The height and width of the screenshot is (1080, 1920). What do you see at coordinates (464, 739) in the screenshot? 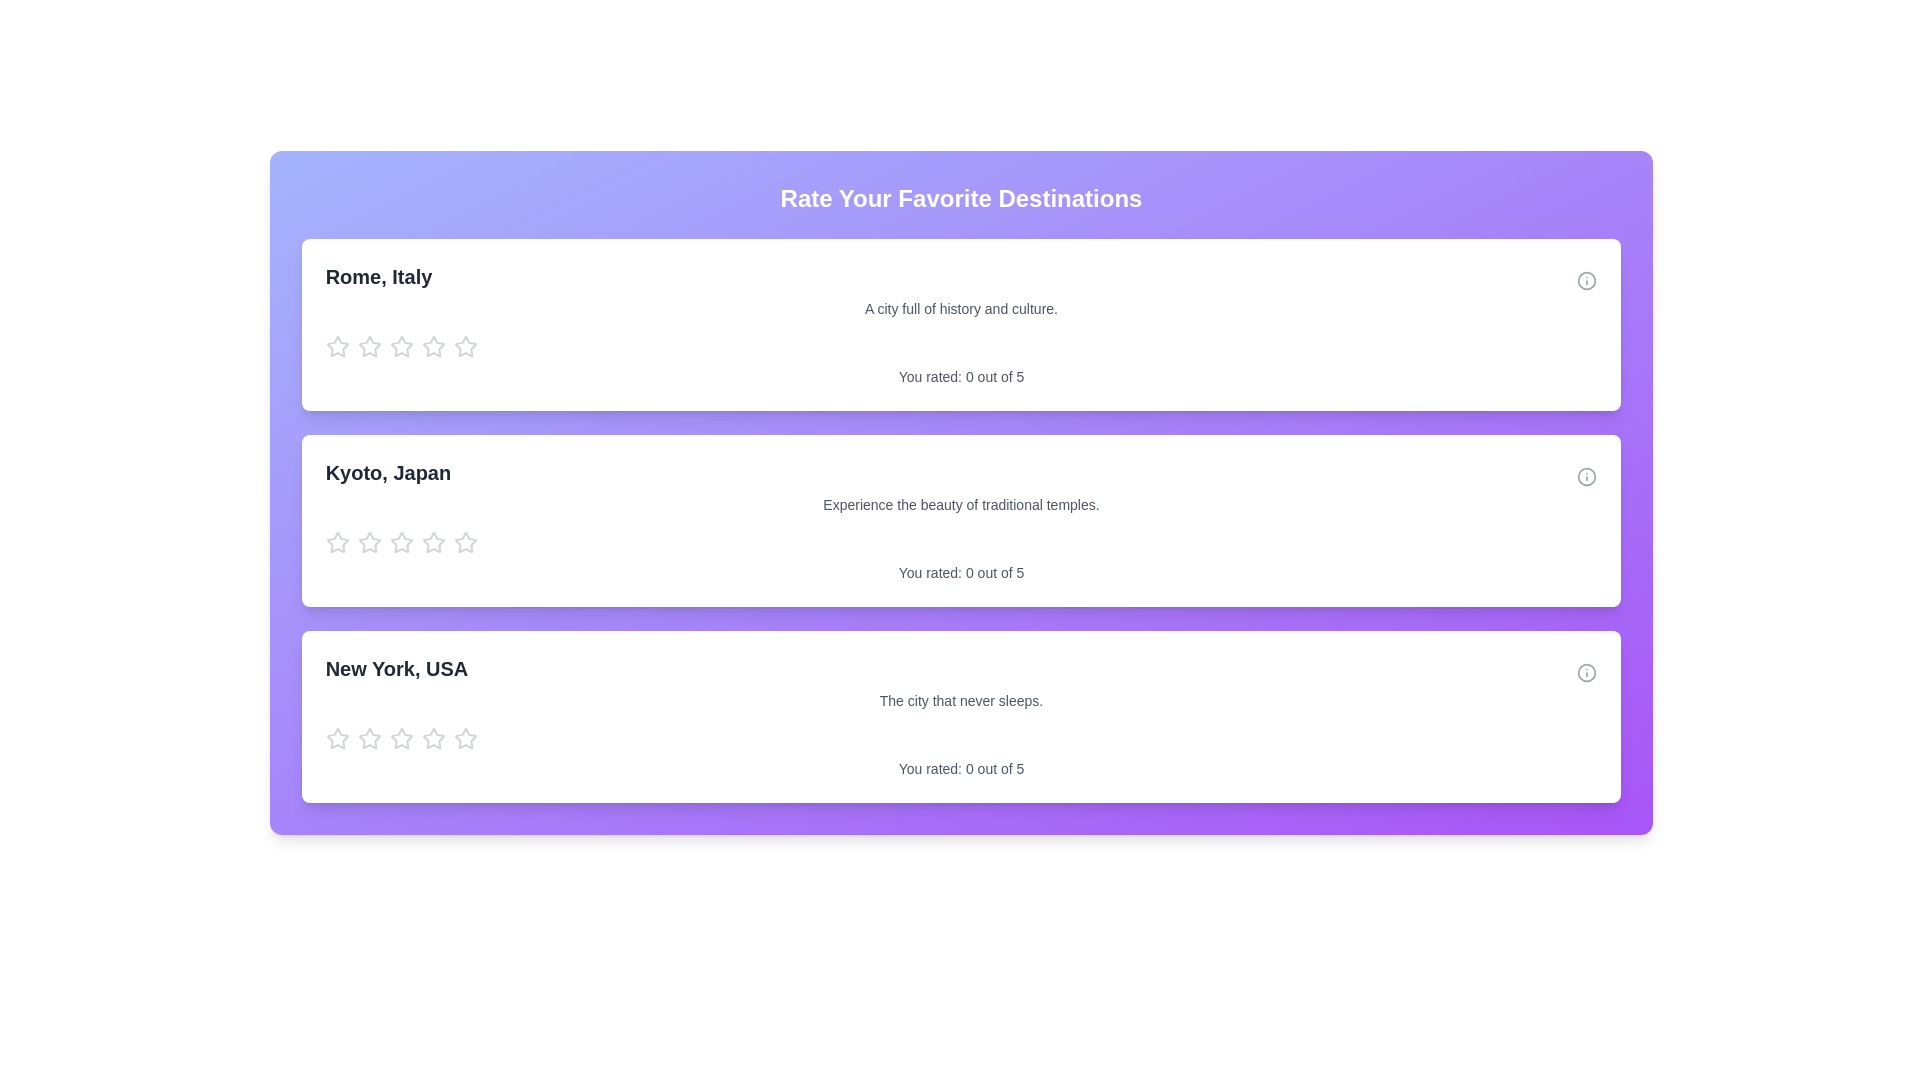
I see `the fifth star-shaped rating icon in the 'New York, USA' section to set a rating` at bounding box center [464, 739].